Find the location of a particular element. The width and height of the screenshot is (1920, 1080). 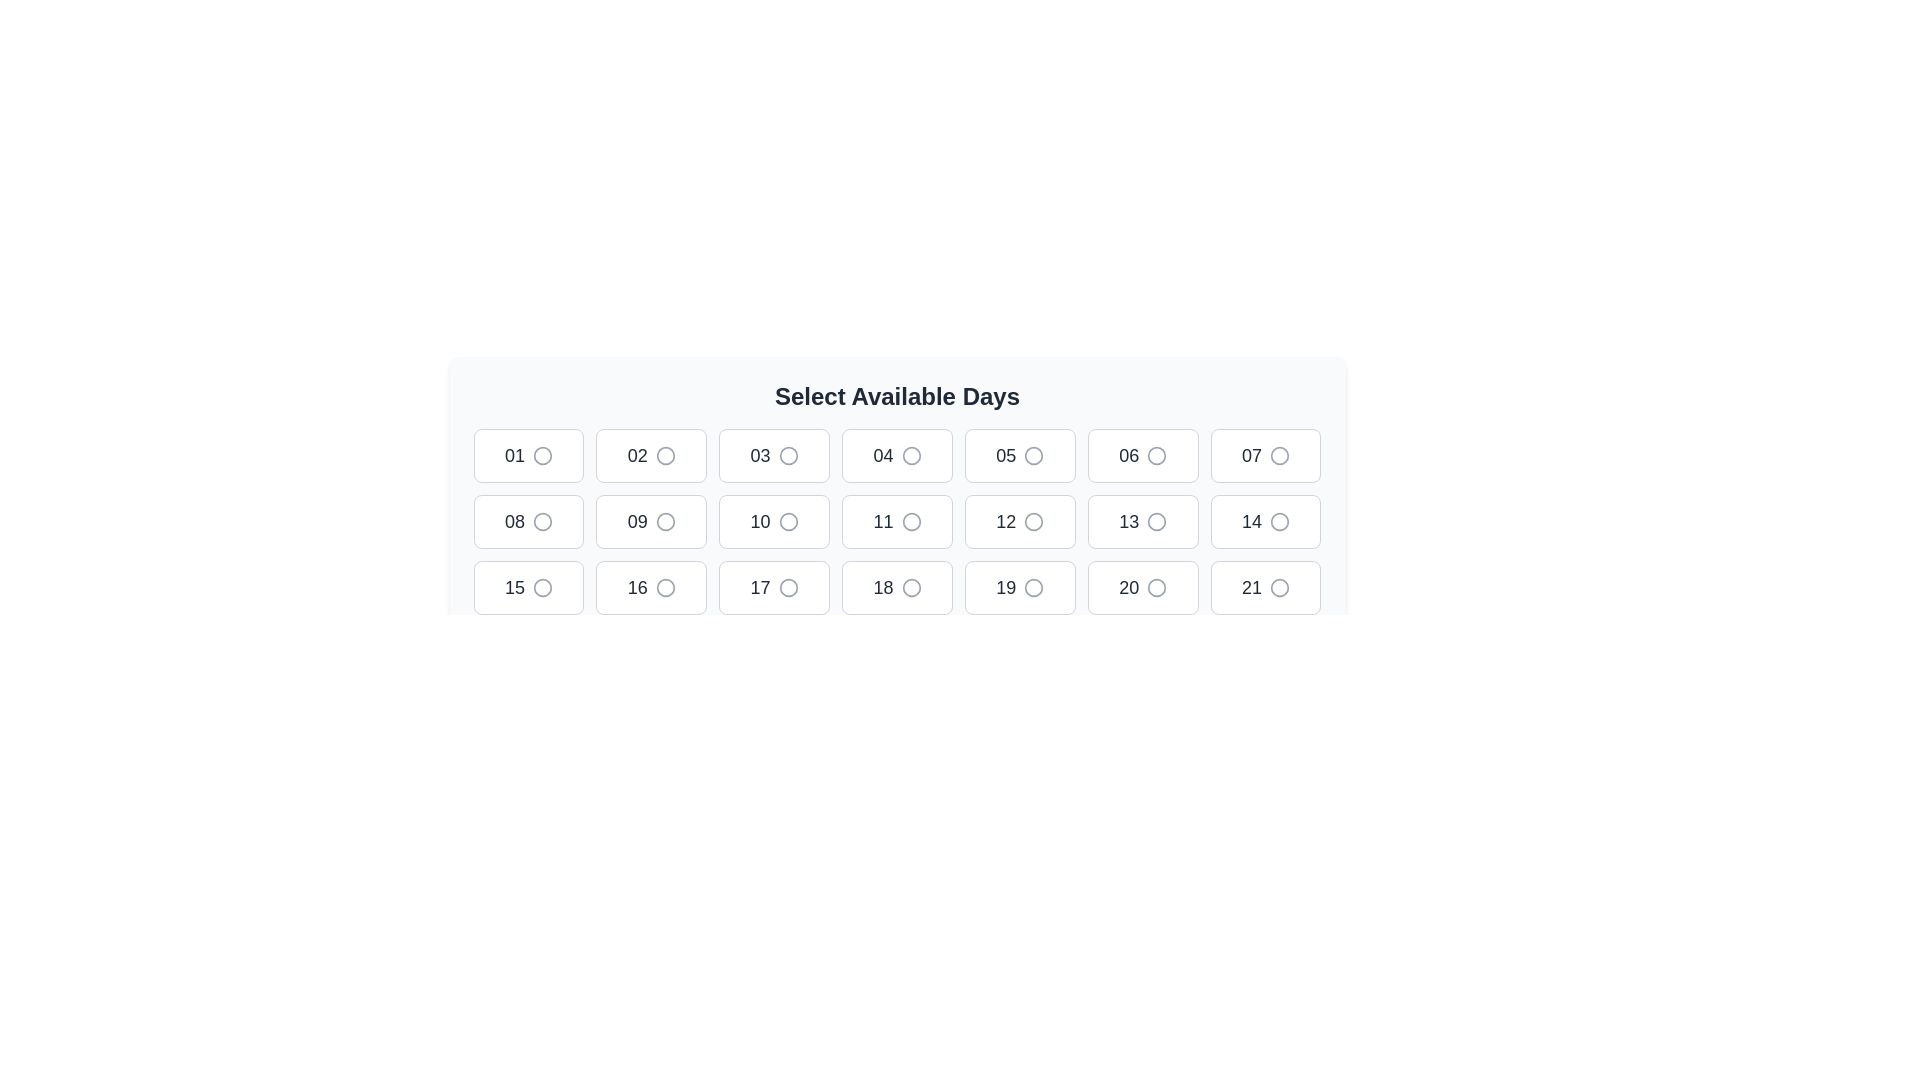

the radio button styled as a stroked outline circle located adjacent to the number '10' in the grid layout is located at coordinates (787, 520).